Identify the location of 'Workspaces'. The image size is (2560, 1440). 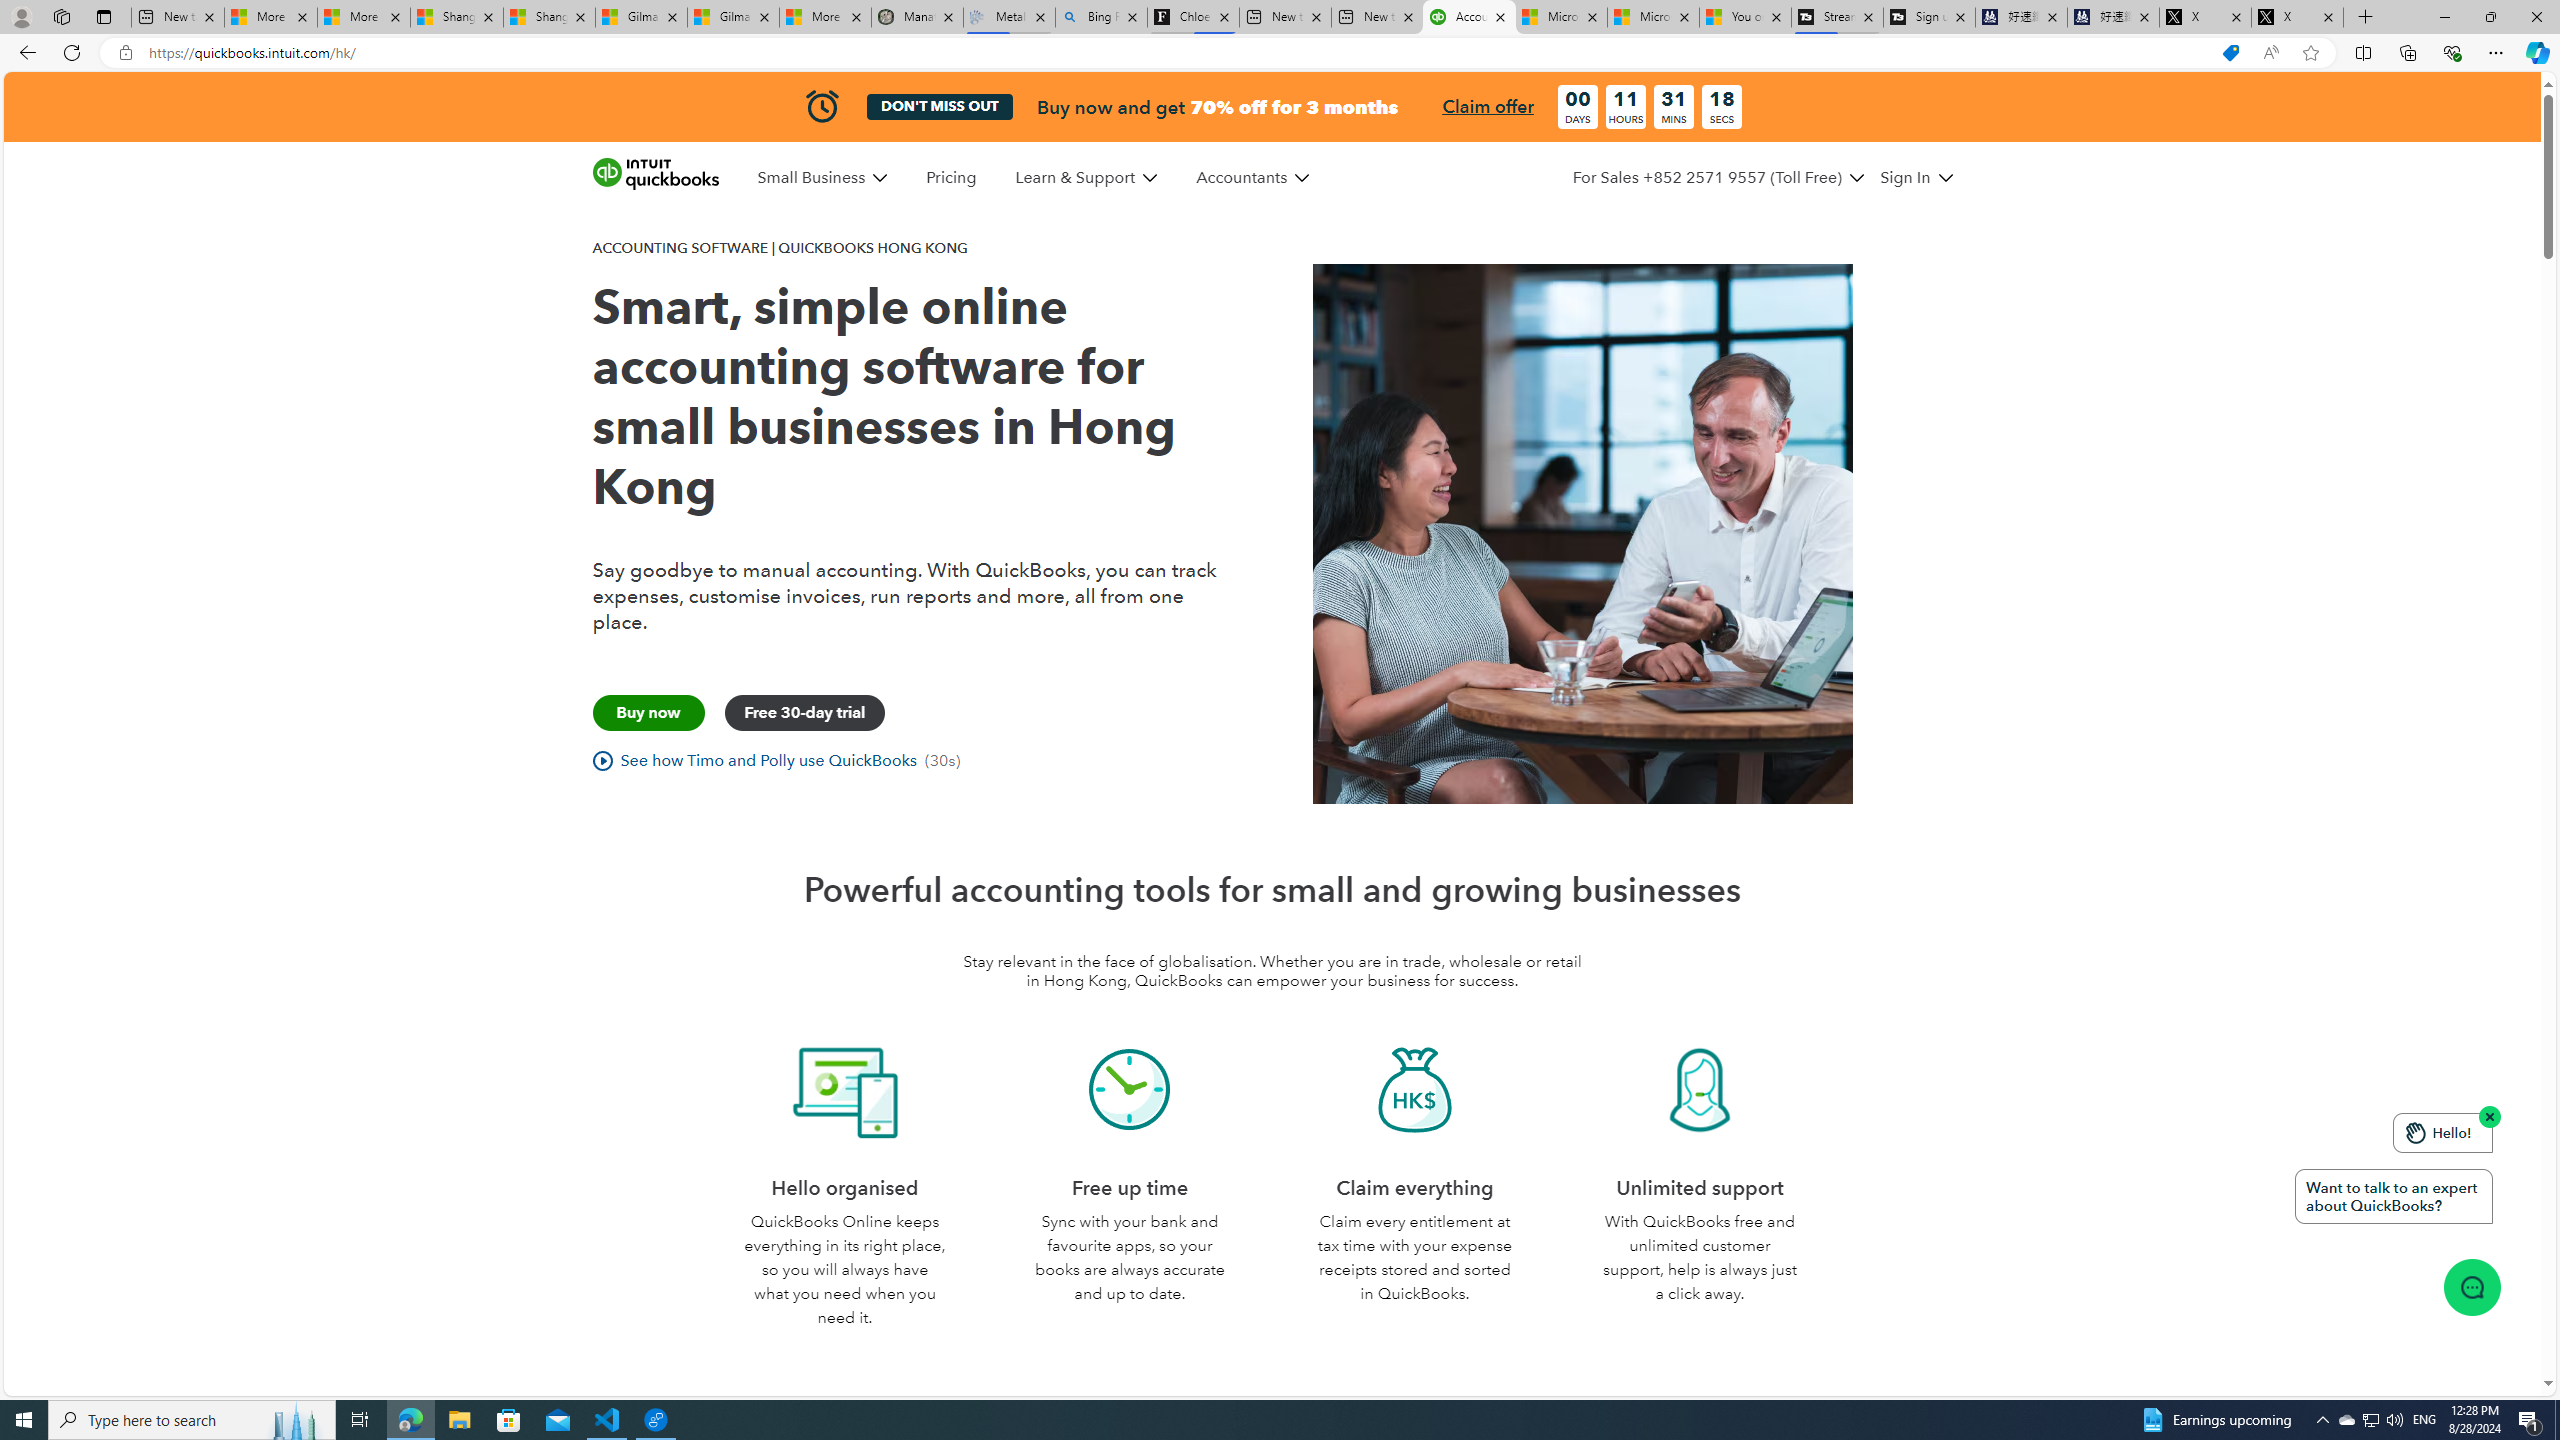
(61, 16).